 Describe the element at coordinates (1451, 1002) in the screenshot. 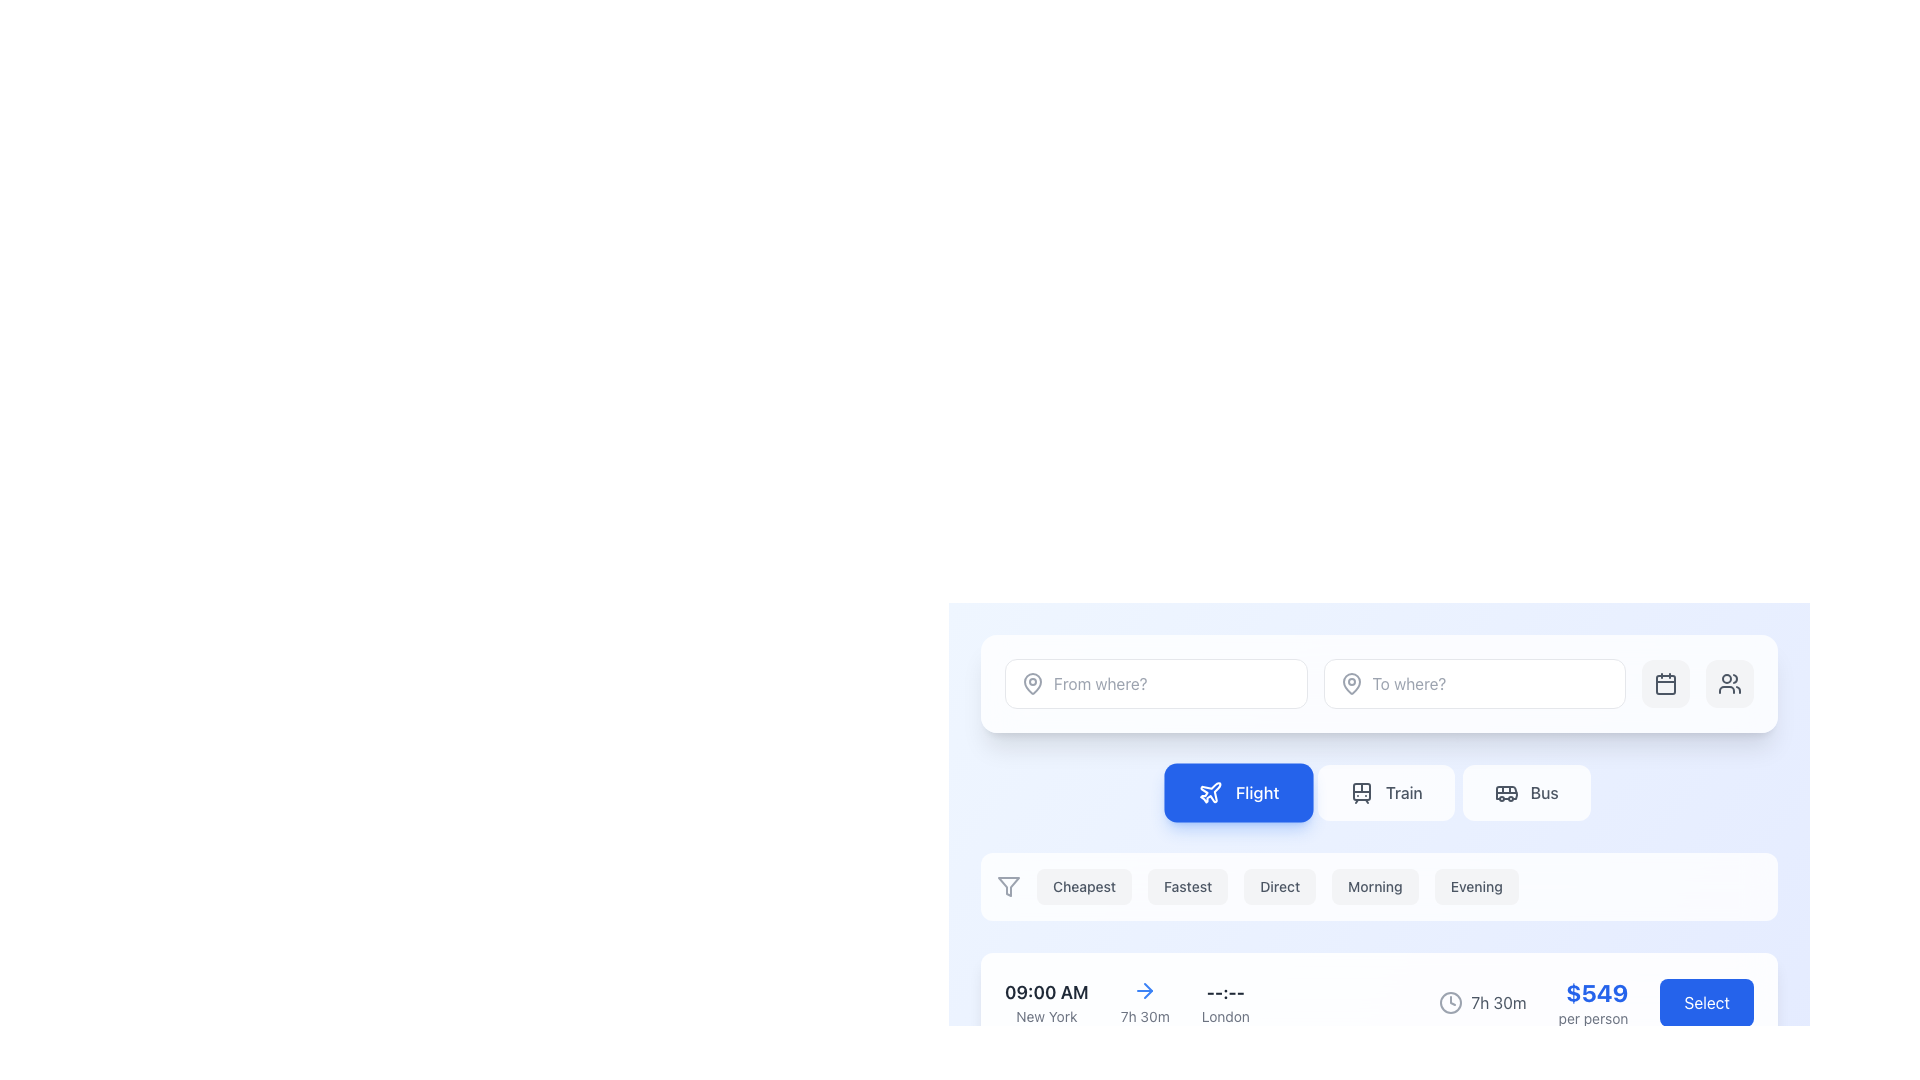

I see `the circular outline of the clock design icon, which is part of a row displaying travel-related information near the duration label '7h 30m'` at that location.